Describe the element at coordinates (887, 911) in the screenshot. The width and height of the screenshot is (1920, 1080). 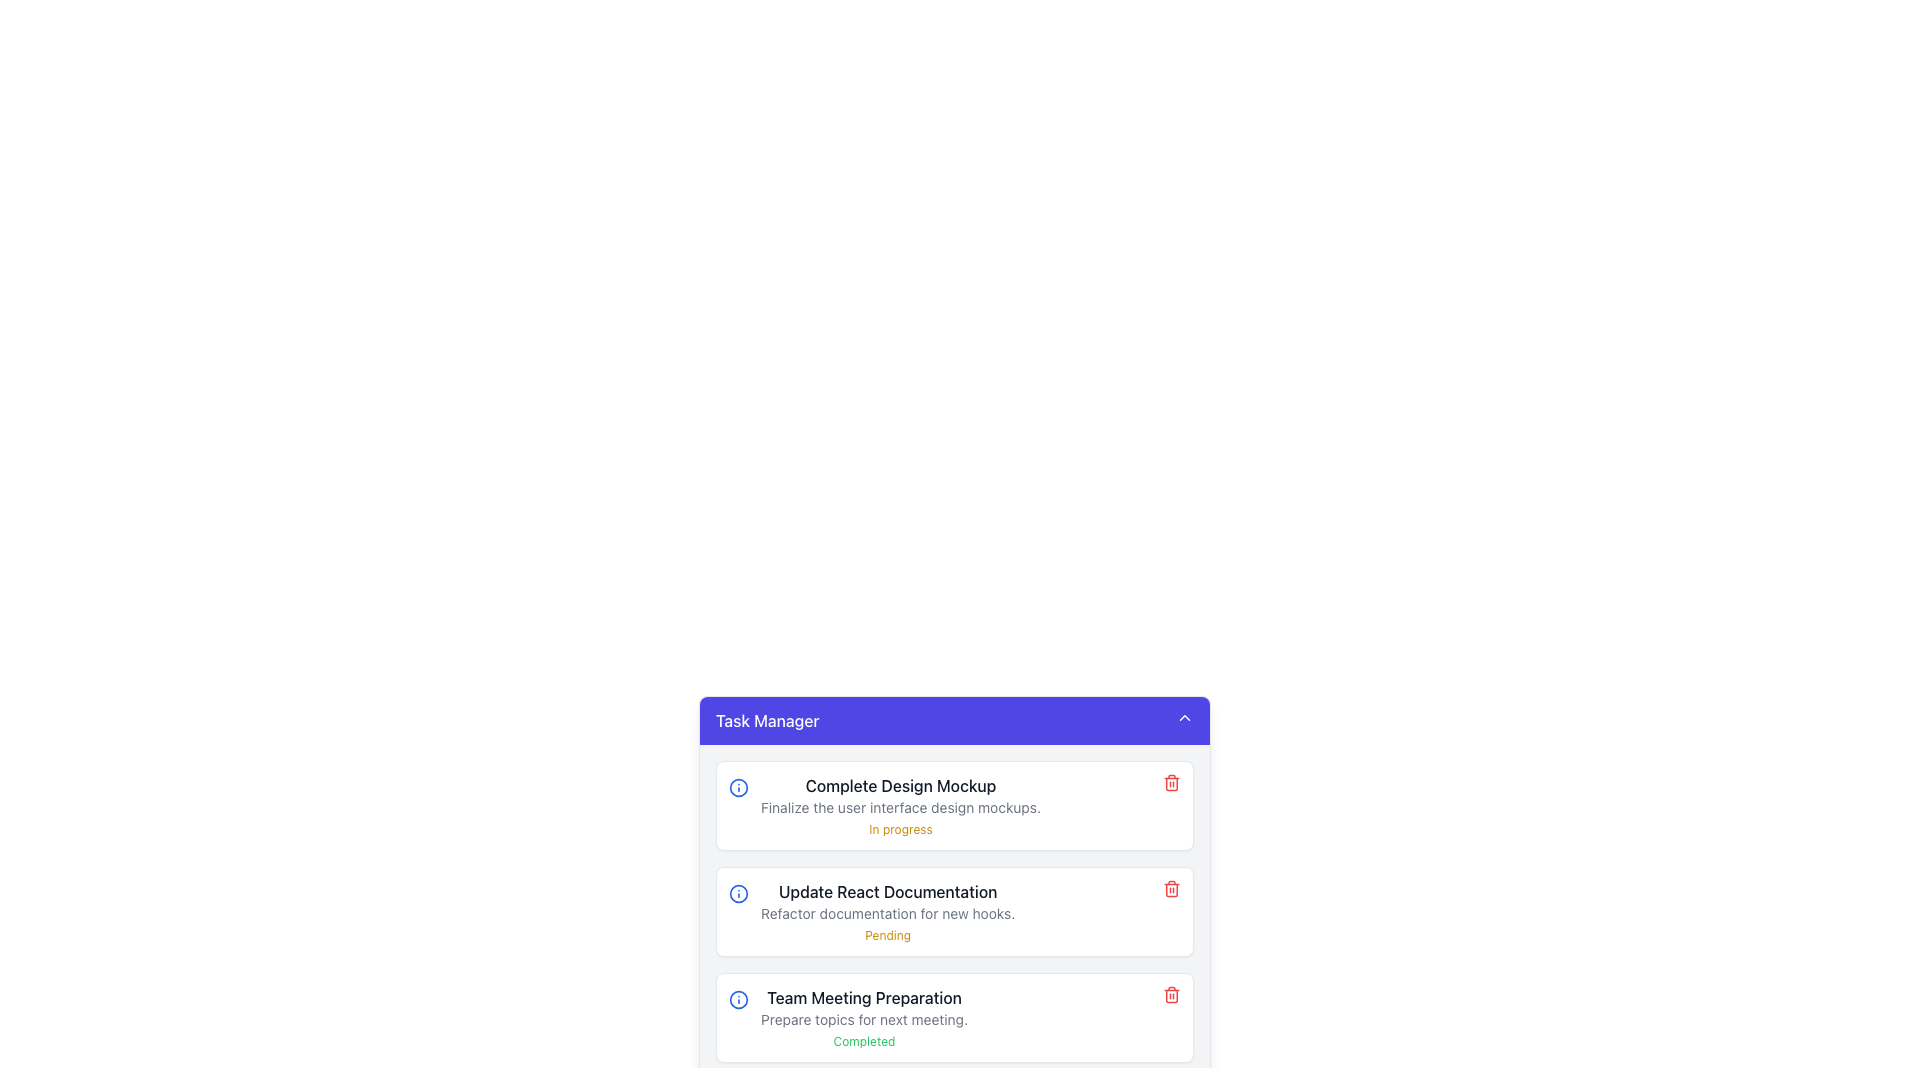
I see `the task item entry displaying its title and description for detailed task information, located in the task management system beneath 'Complete Design Mockup' and above 'Team Meeting Preparation'` at that location.